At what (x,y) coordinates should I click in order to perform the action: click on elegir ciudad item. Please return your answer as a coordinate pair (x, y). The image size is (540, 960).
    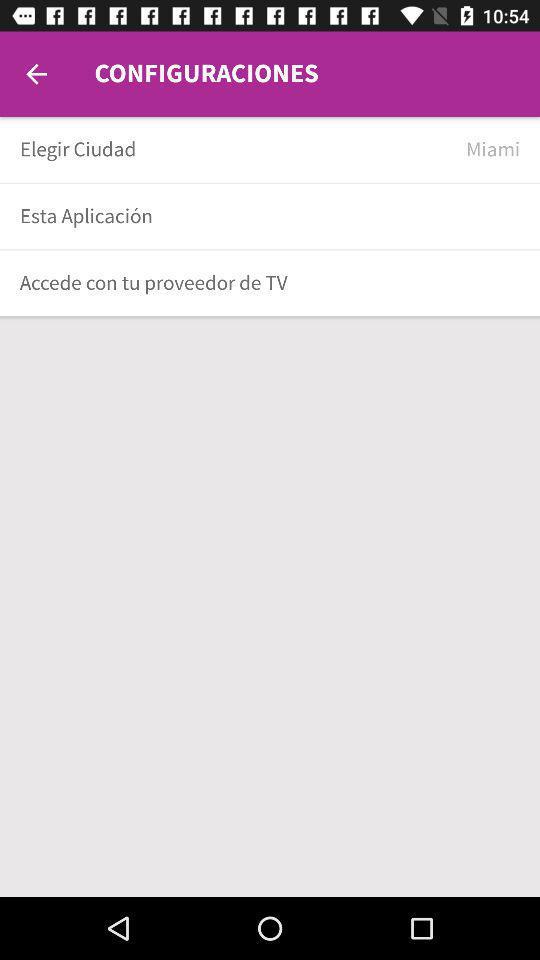
    Looking at the image, I should click on (235, 148).